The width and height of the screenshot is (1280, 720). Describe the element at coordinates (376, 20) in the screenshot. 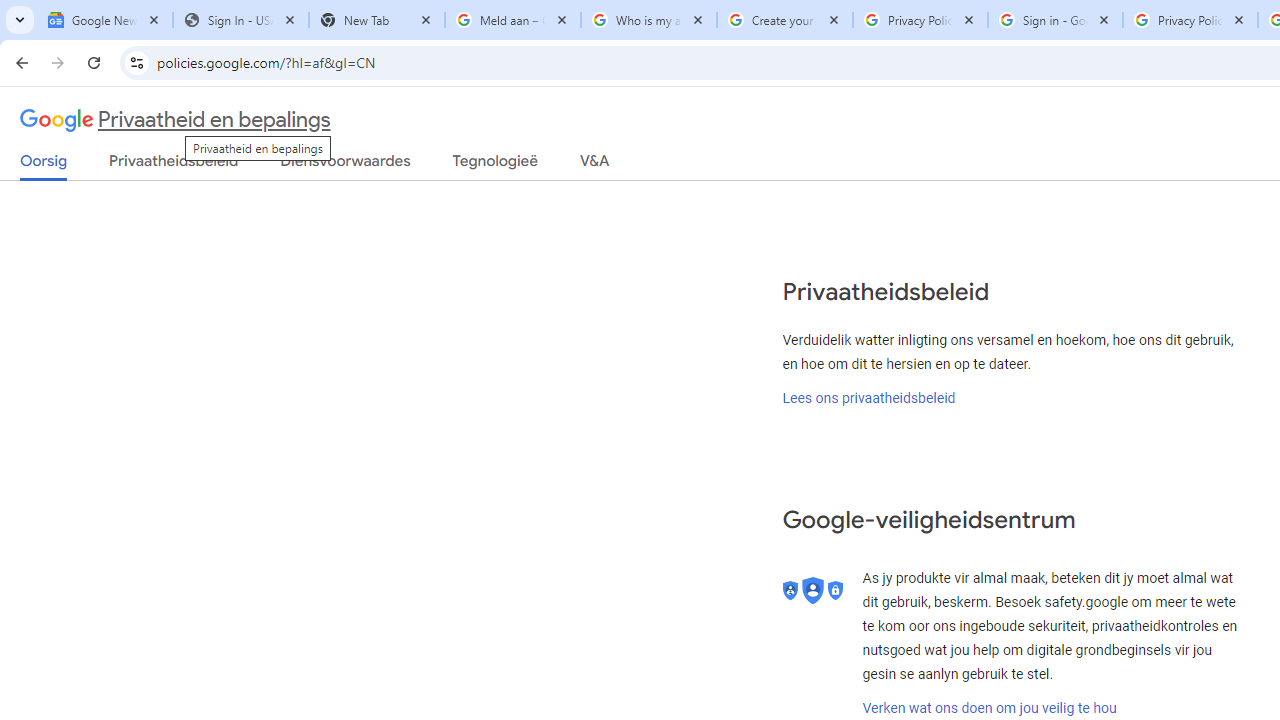

I see `'New Tab'` at that location.